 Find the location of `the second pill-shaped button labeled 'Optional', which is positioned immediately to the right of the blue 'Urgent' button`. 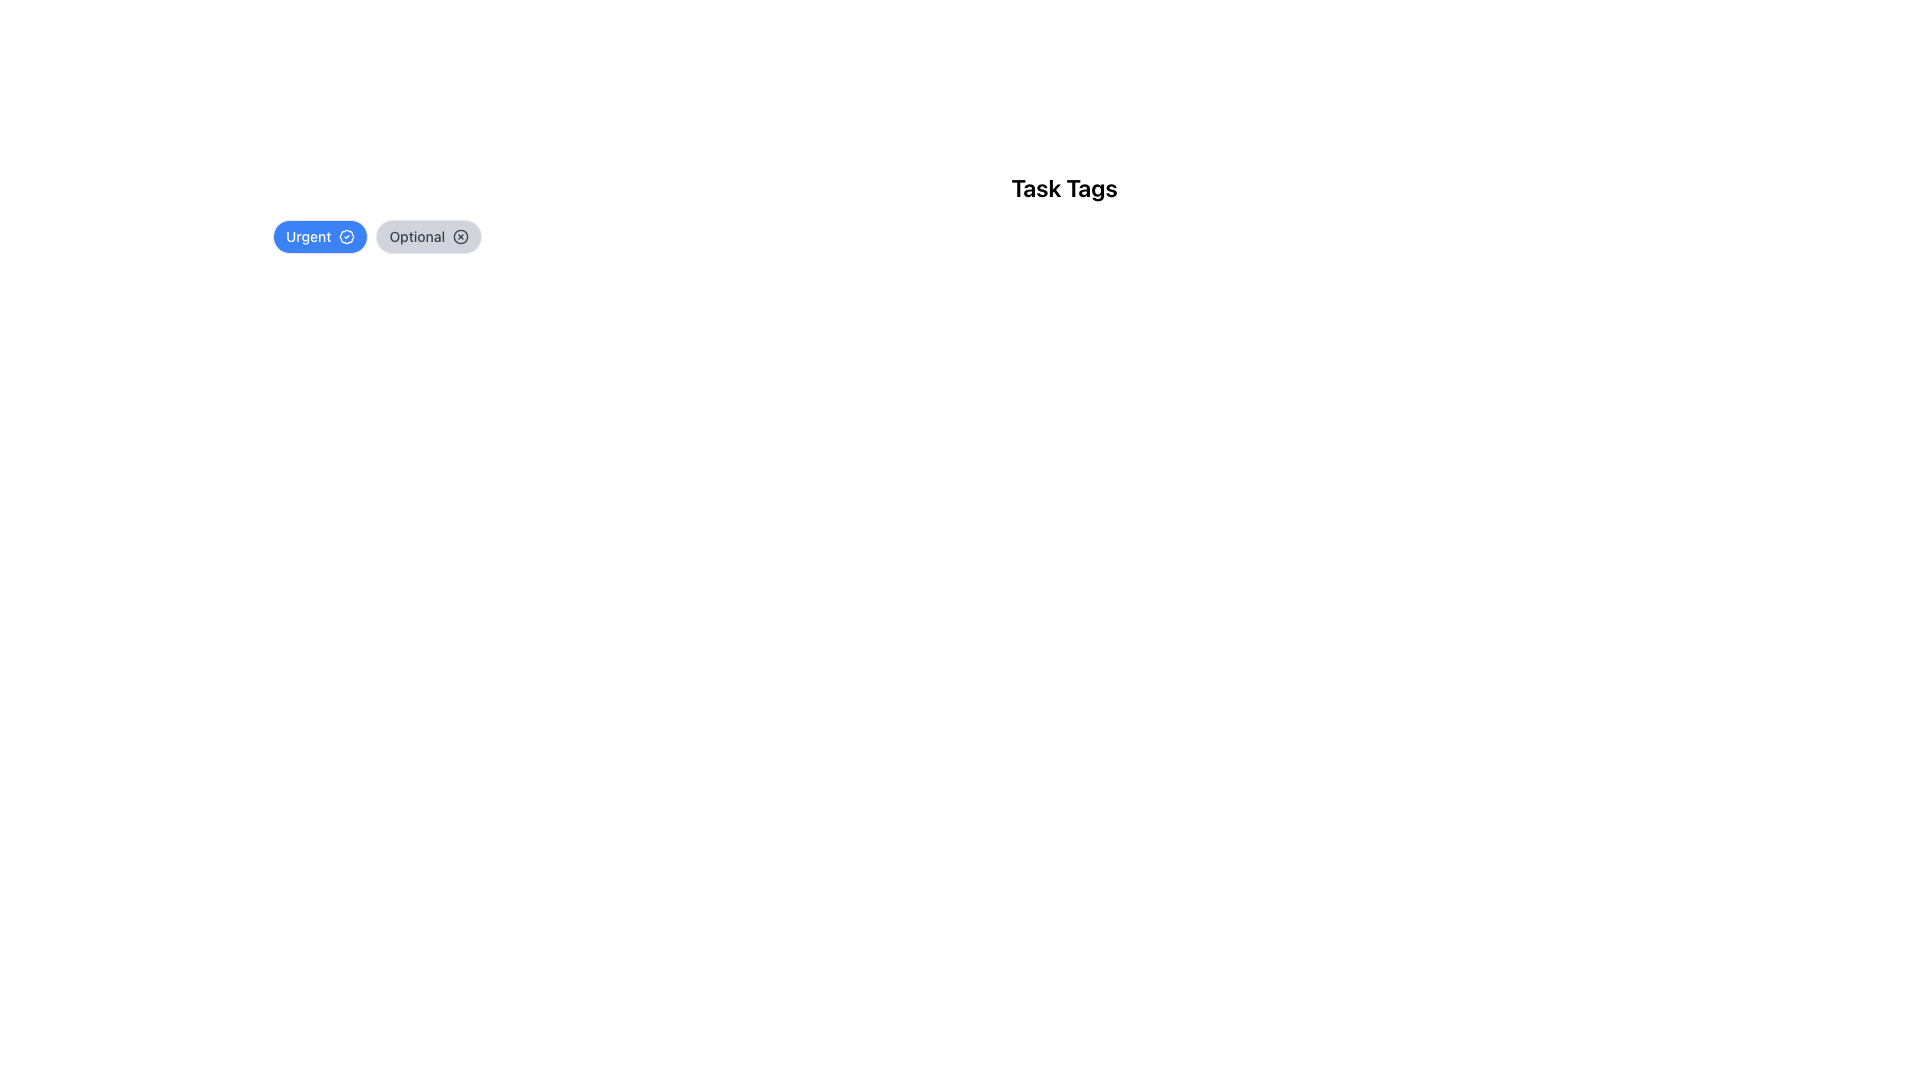

the second pill-shaped button labeled 'Optional', which is positioned immediately to the right of the blue 'Urgent' button is located at coordinates (428, 235).